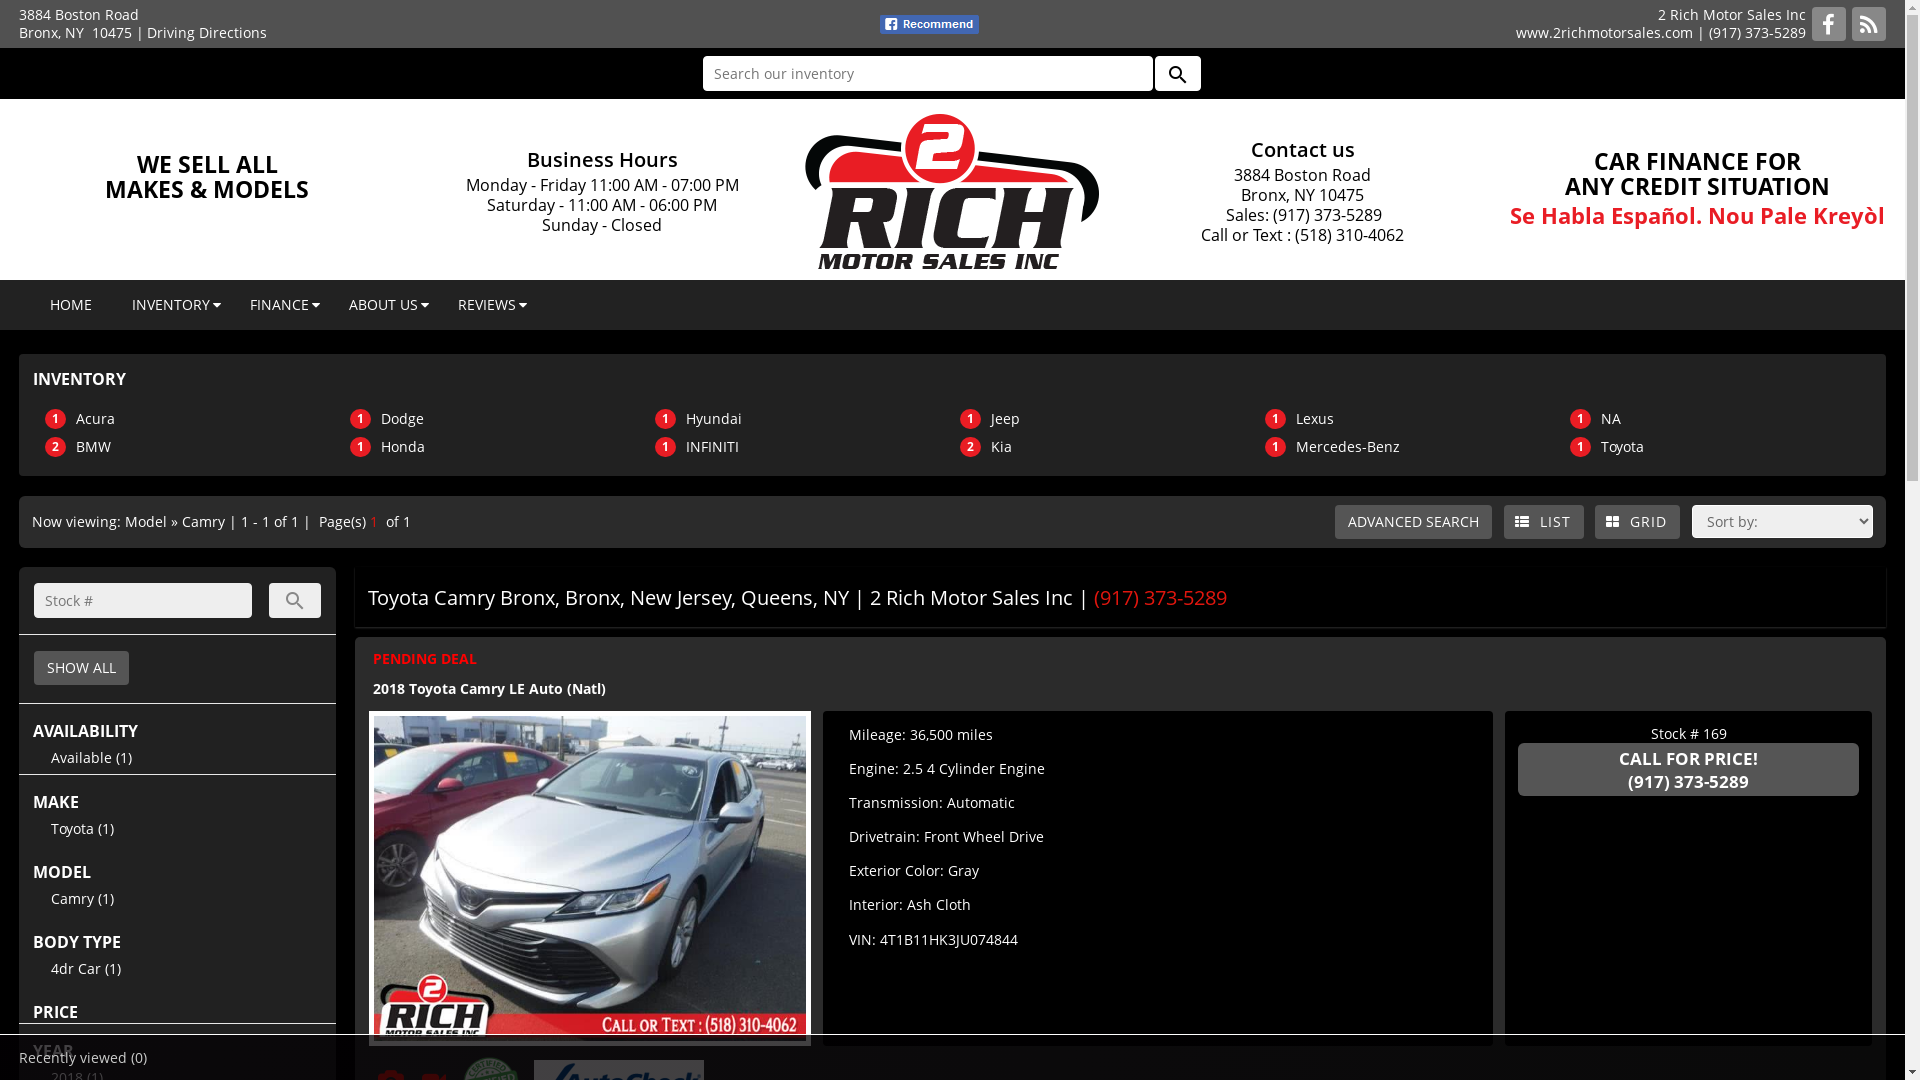 Image resolution: width=1920 pixels, height=1080 pixels. What do you see at coordinates (1503, 520) in the screenshot?
I see `'LIST'` at bounding box center [1503, 520].